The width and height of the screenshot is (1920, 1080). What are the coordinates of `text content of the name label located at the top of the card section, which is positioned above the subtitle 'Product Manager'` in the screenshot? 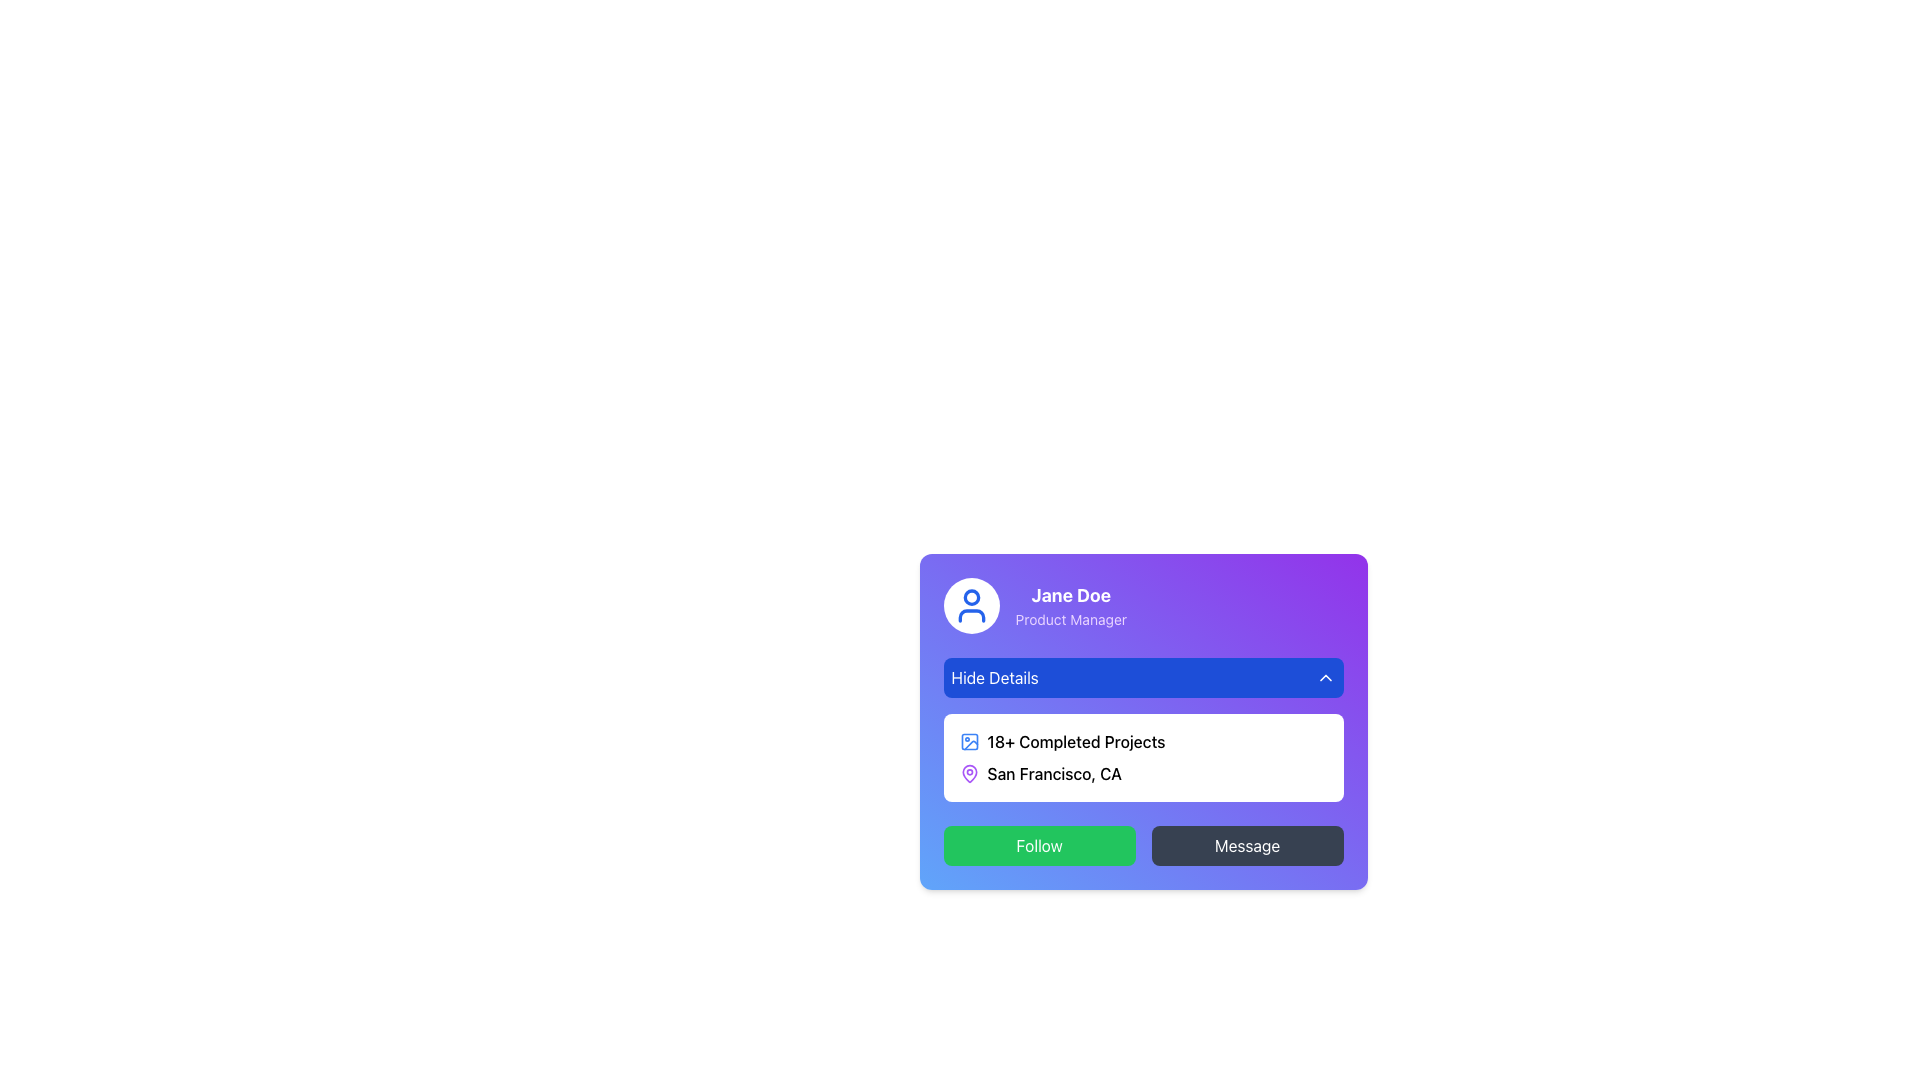 It's located at (1070, 595).